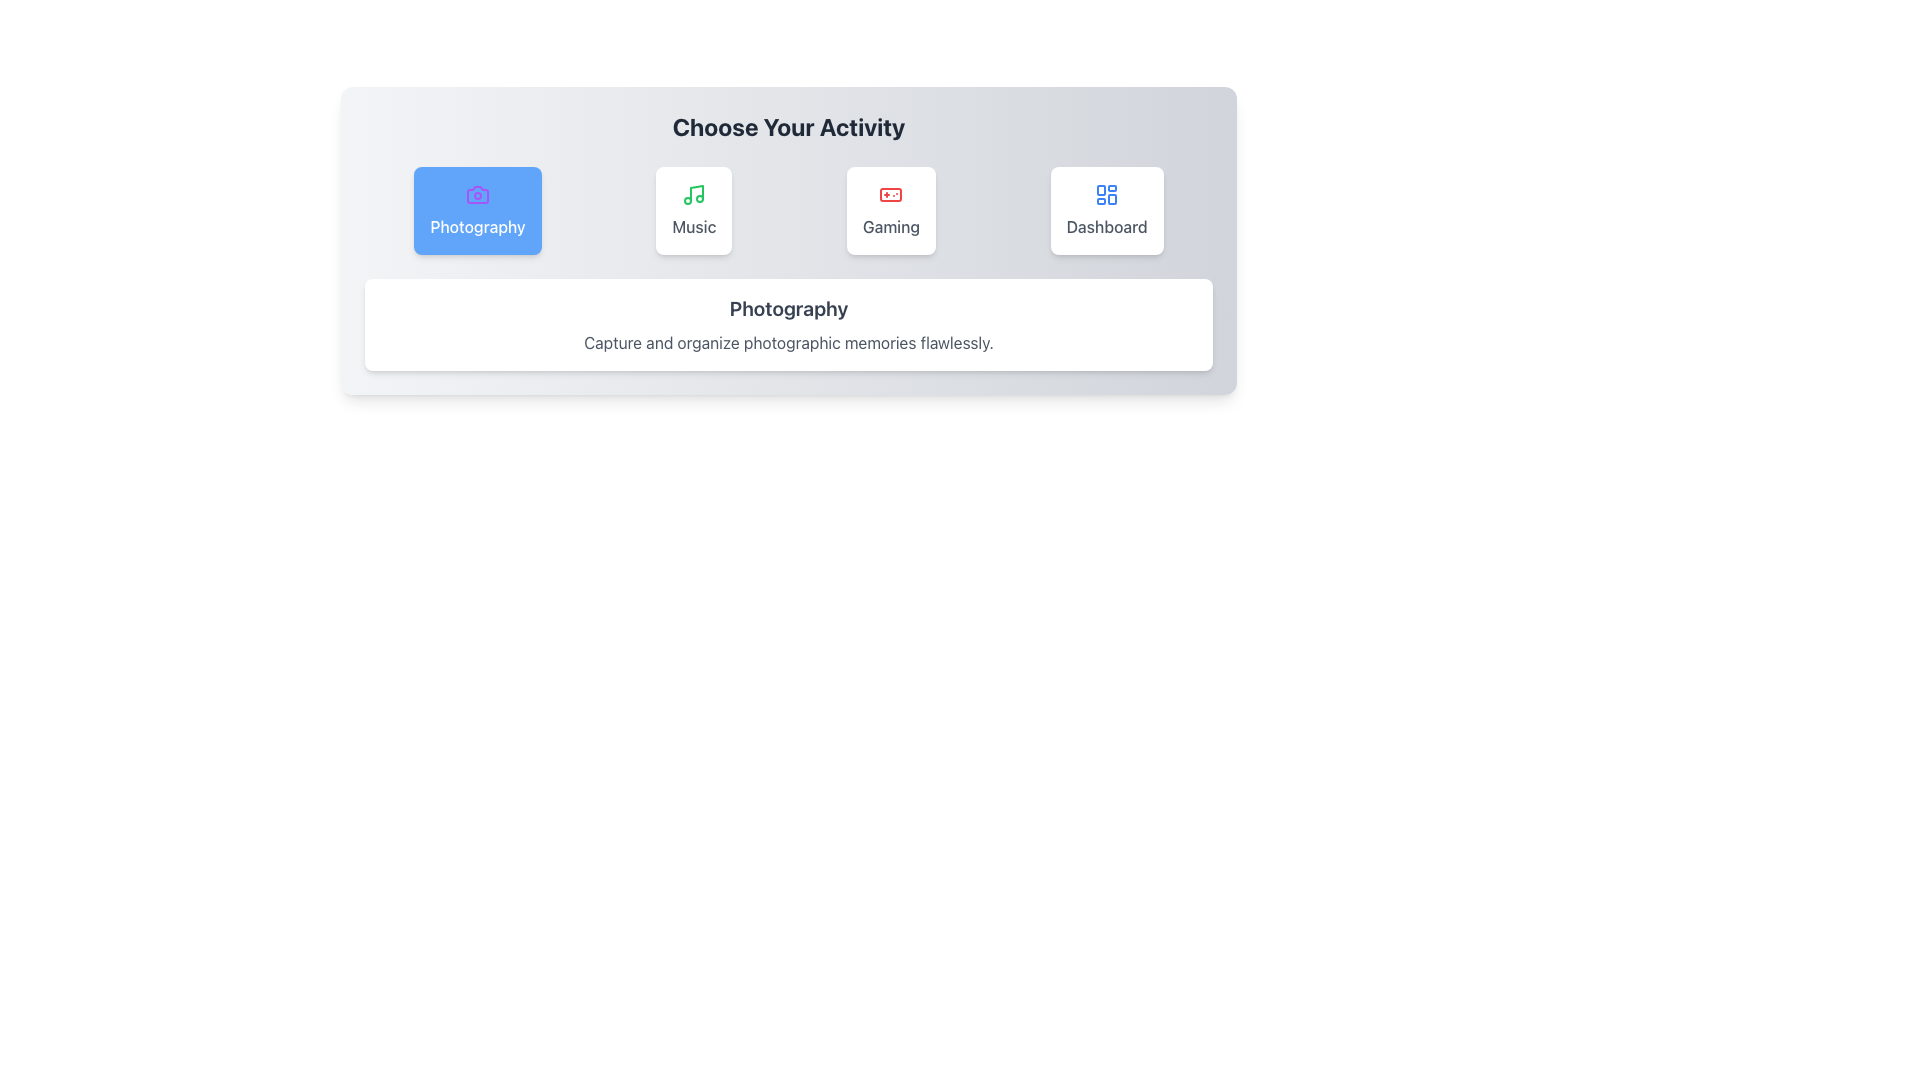 This screenshot has height=1080, width=1920. Describe the element at coordinates (697, 193) in the screenshot. I see `the main body of the musical note icon, which is the second option in the horizontal activity choice layout, located above the 'Music' label` at that location.